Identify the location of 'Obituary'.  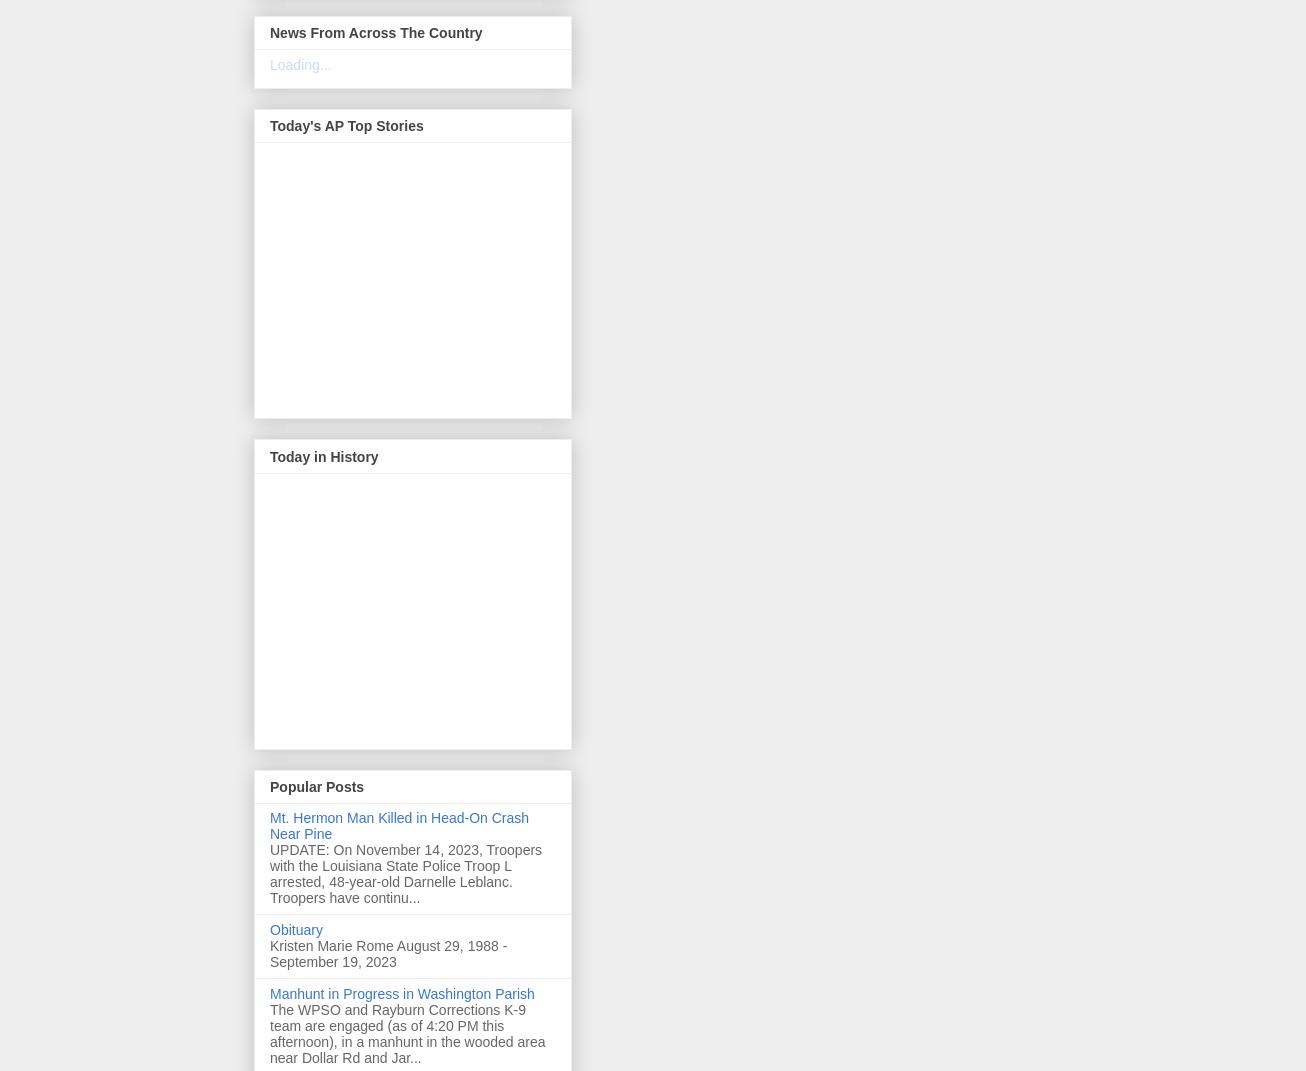
(295, 928).